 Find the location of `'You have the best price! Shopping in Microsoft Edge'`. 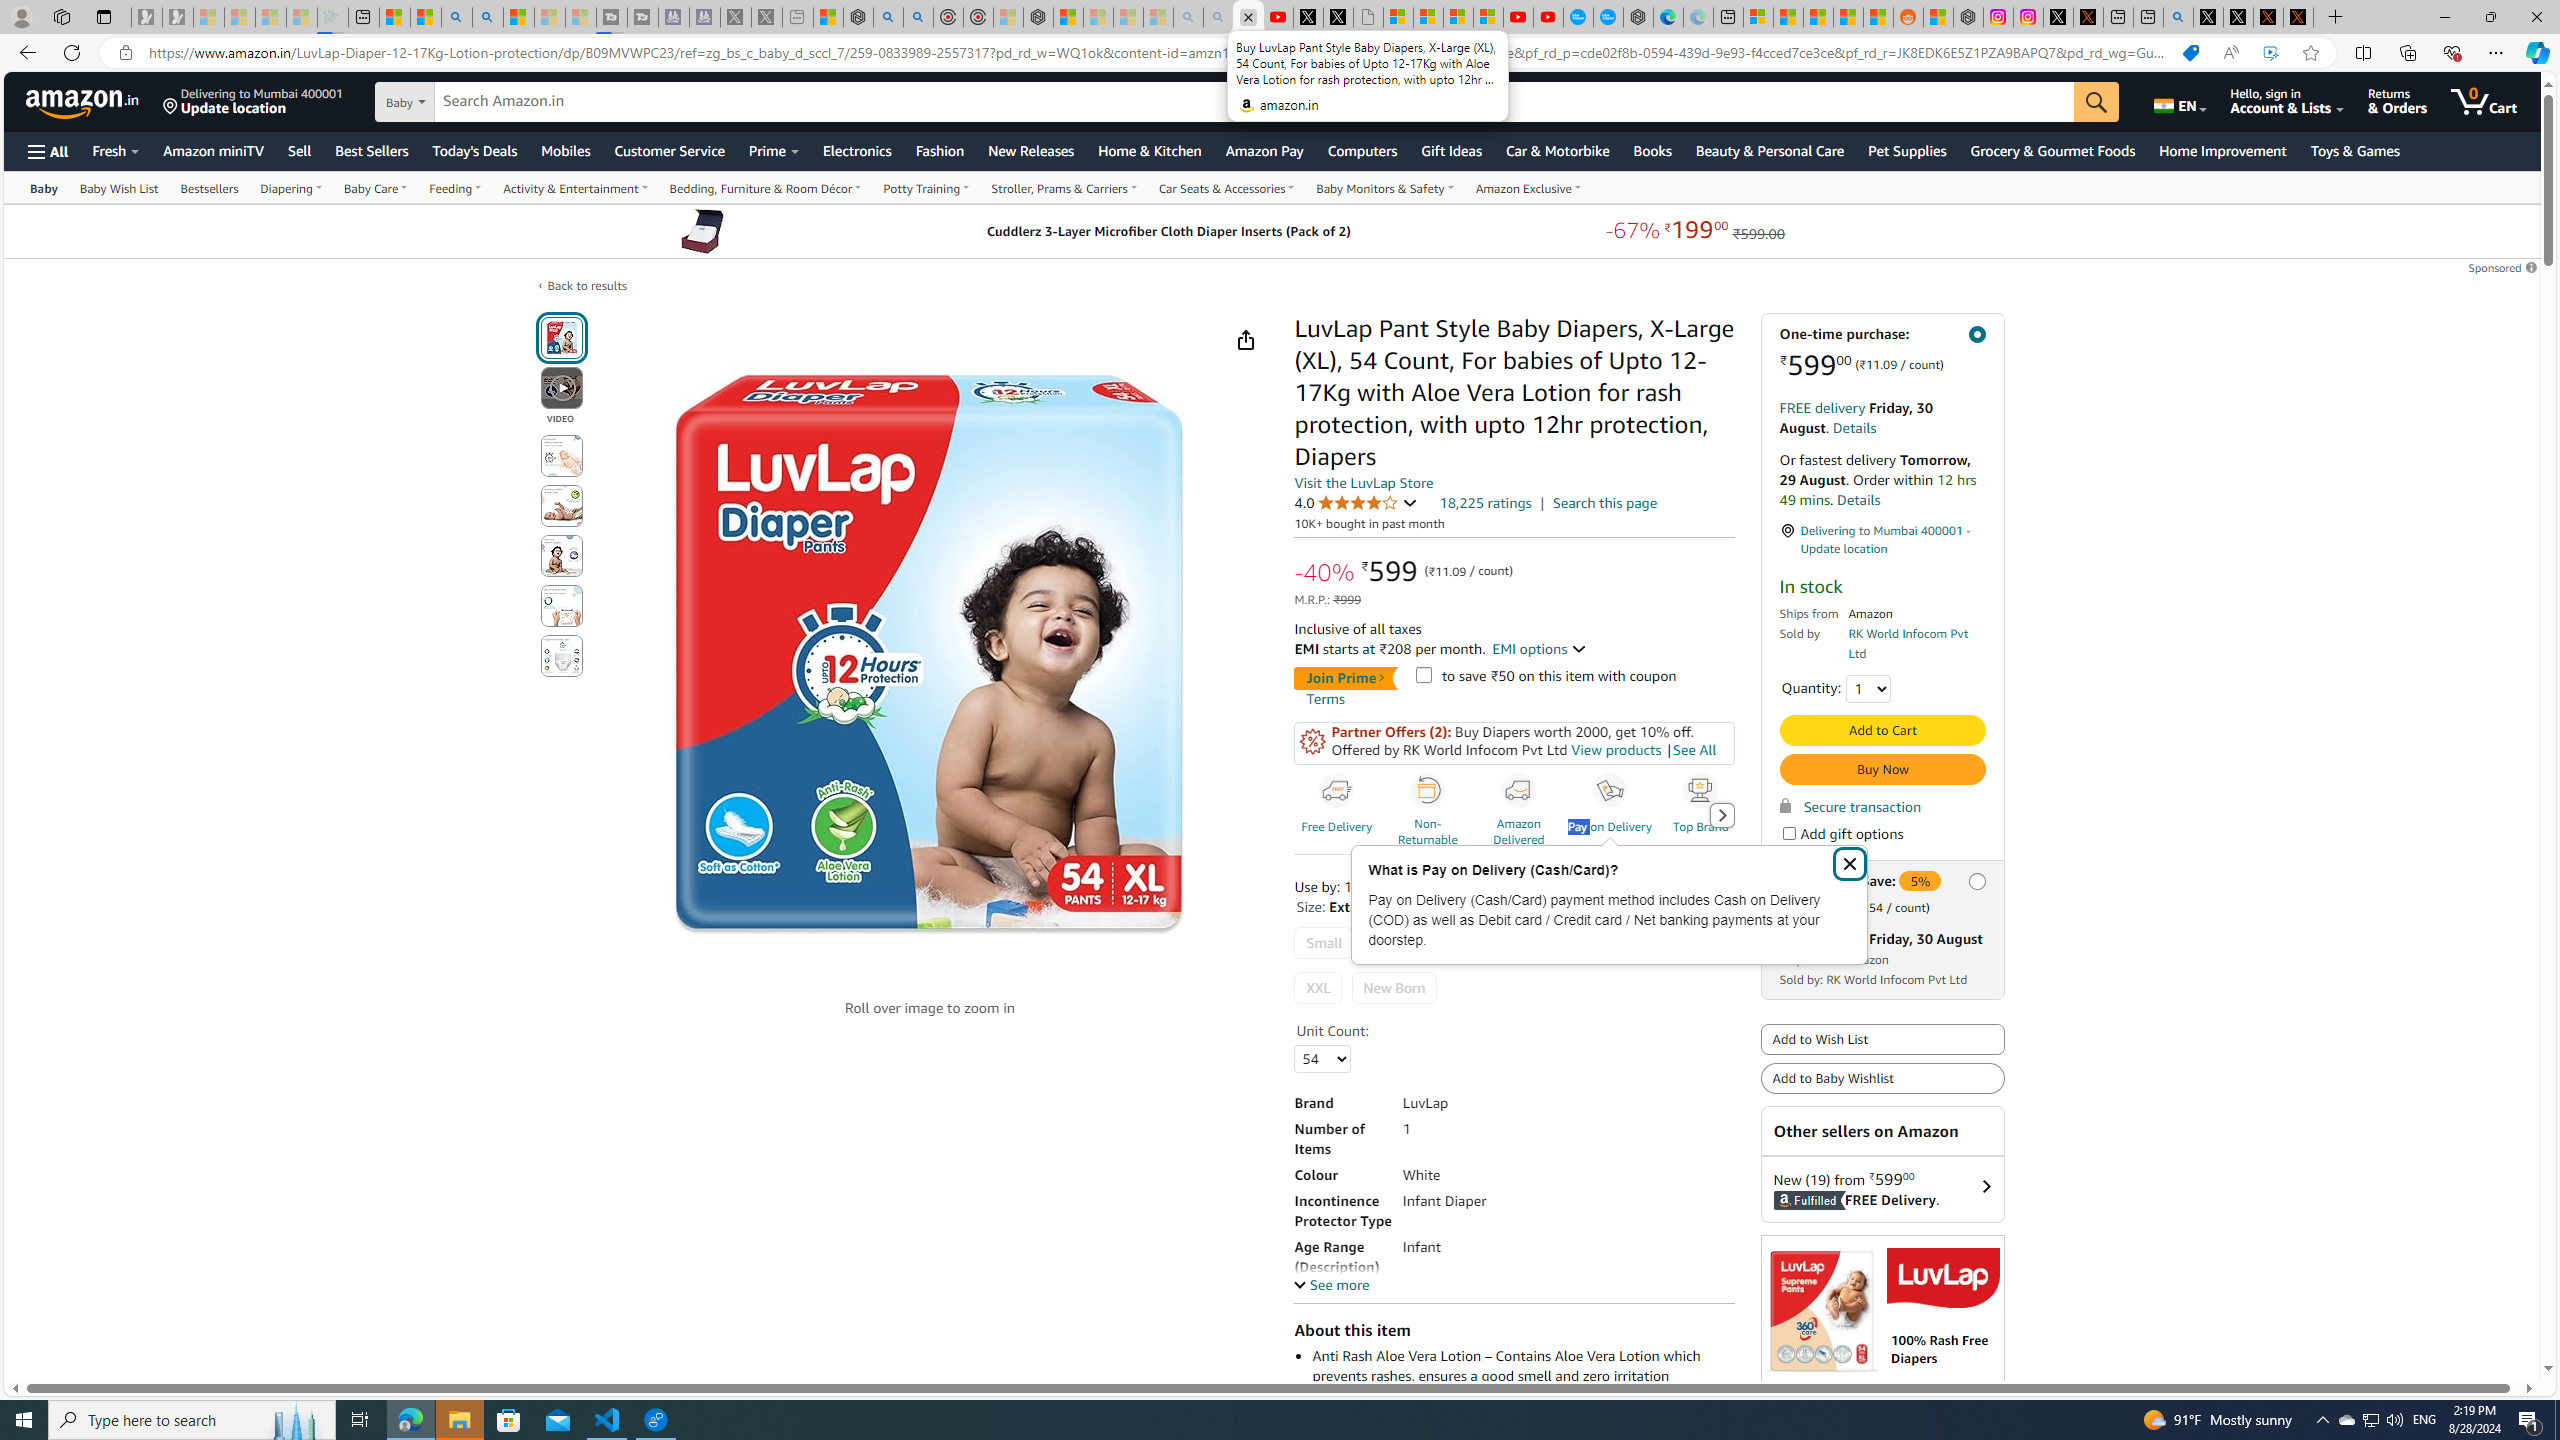

'You have the best price! Shopping in Microsoft Edge' is located at coordinates (2190, 53).